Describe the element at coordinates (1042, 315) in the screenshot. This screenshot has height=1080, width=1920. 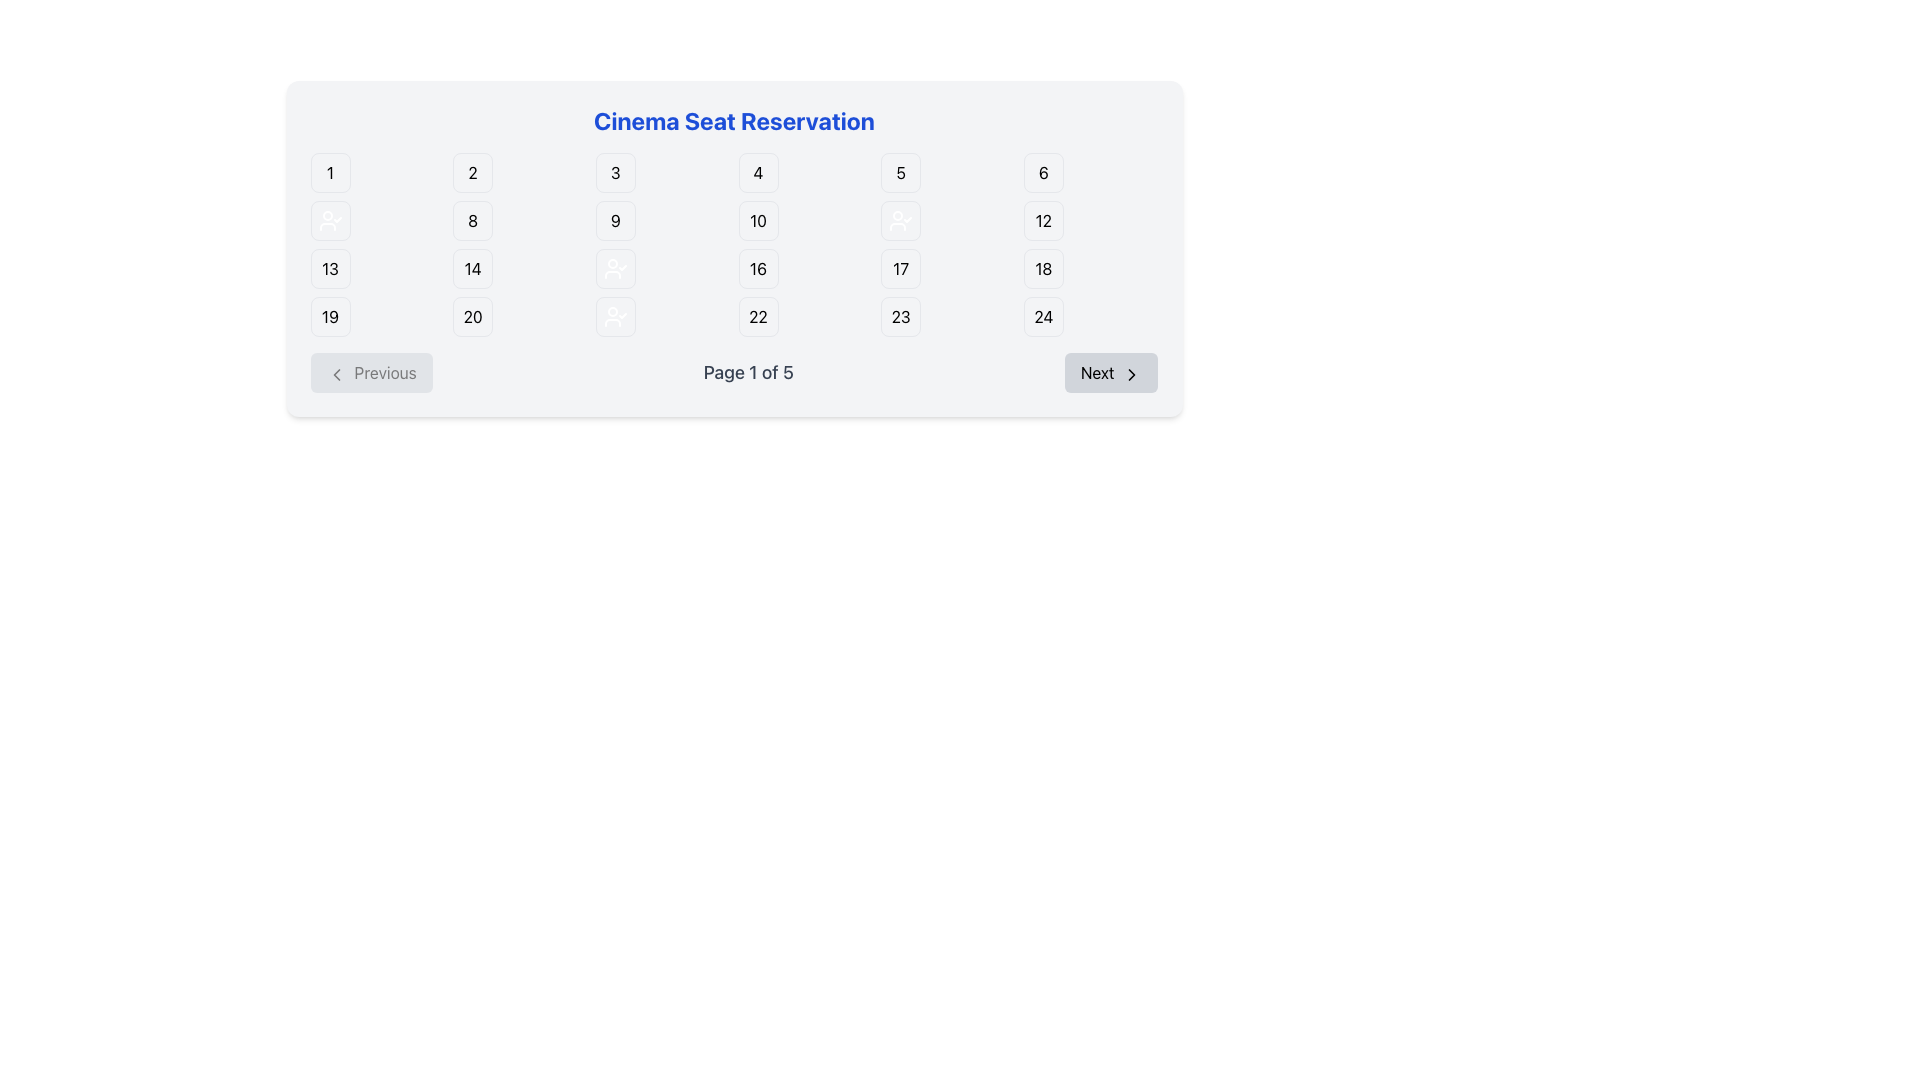
I see `the non-interactive square button displaying the text '24', located in the bottom-right corner of the grid layout, which has a green background indicating availability` at that location.